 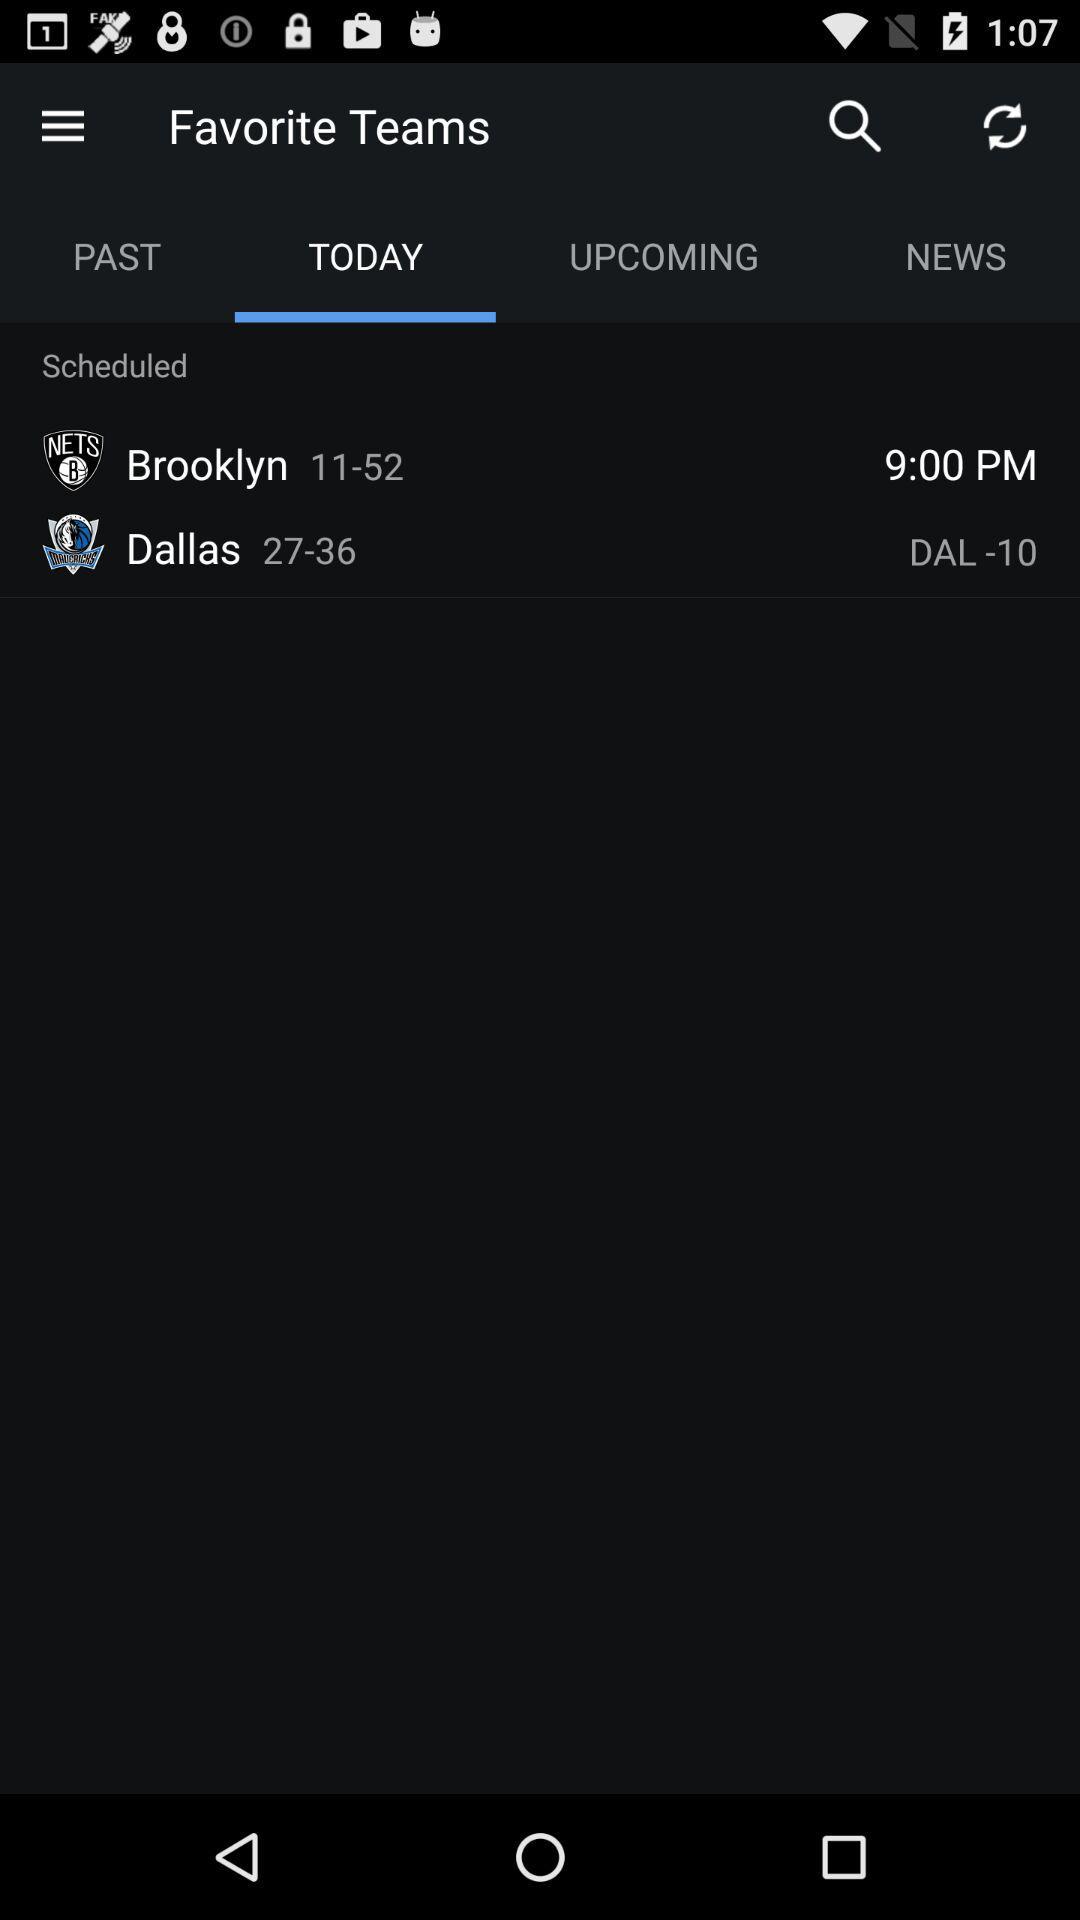 I want to click on the icon below the brooklyn icon, so click(x=309, y=549).